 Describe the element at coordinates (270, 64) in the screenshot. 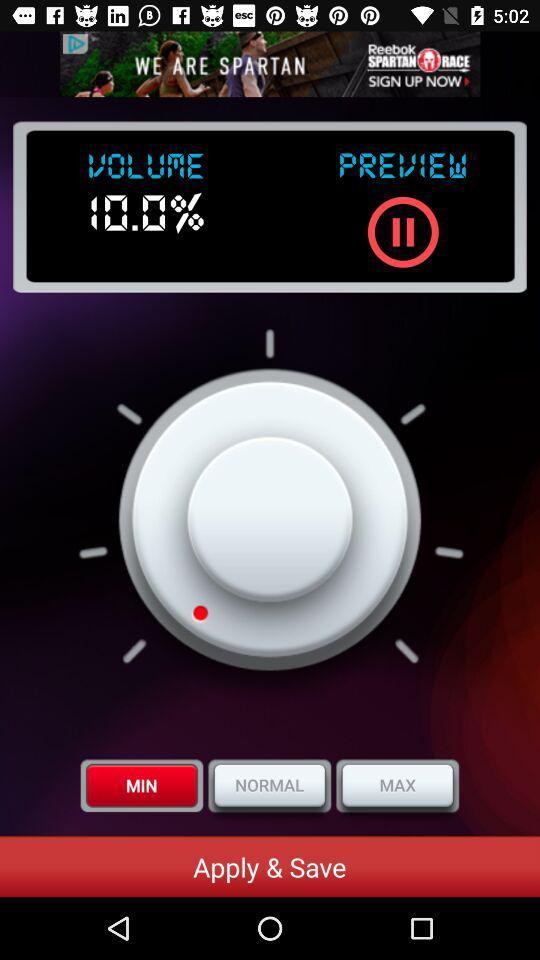

I see `advertisement option` at that location.